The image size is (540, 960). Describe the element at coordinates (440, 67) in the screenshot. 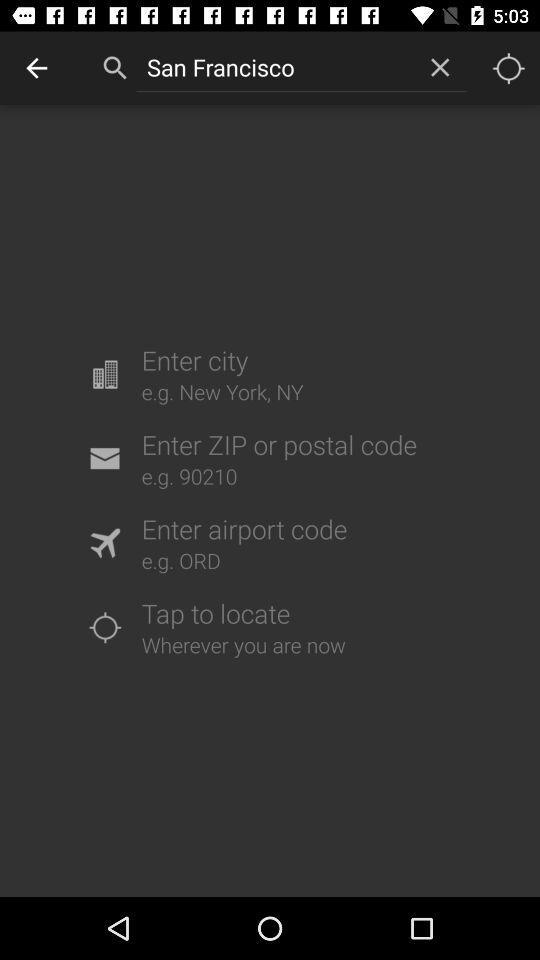

I see `the item to the right of san francisco item` at that location.